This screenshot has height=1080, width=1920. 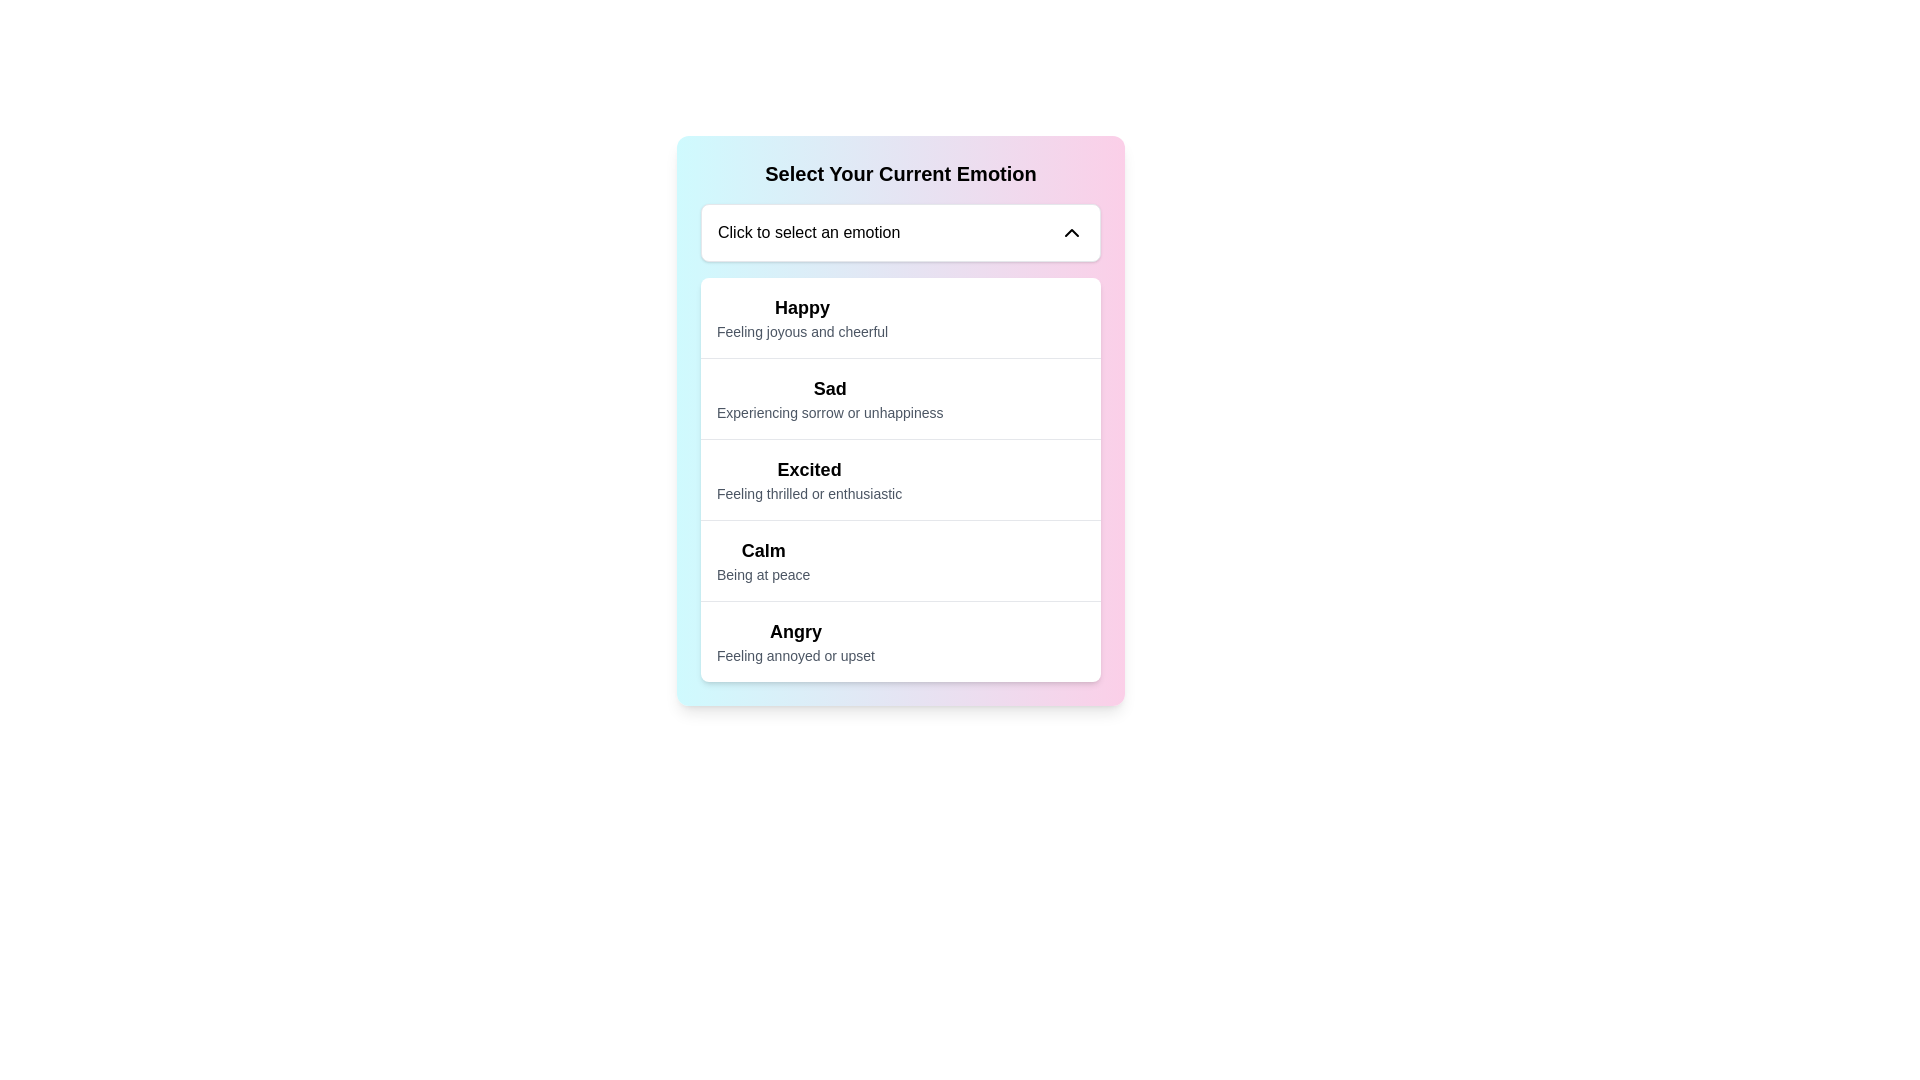 What do you see at coordinates (762, 551) in the screenshot?
I see `the label representing the emotion 'Calm,' which is the third item in the list of emotions, located beneath 'Excited' and above 'Being at peace.'` at bounding box center [762, 551].